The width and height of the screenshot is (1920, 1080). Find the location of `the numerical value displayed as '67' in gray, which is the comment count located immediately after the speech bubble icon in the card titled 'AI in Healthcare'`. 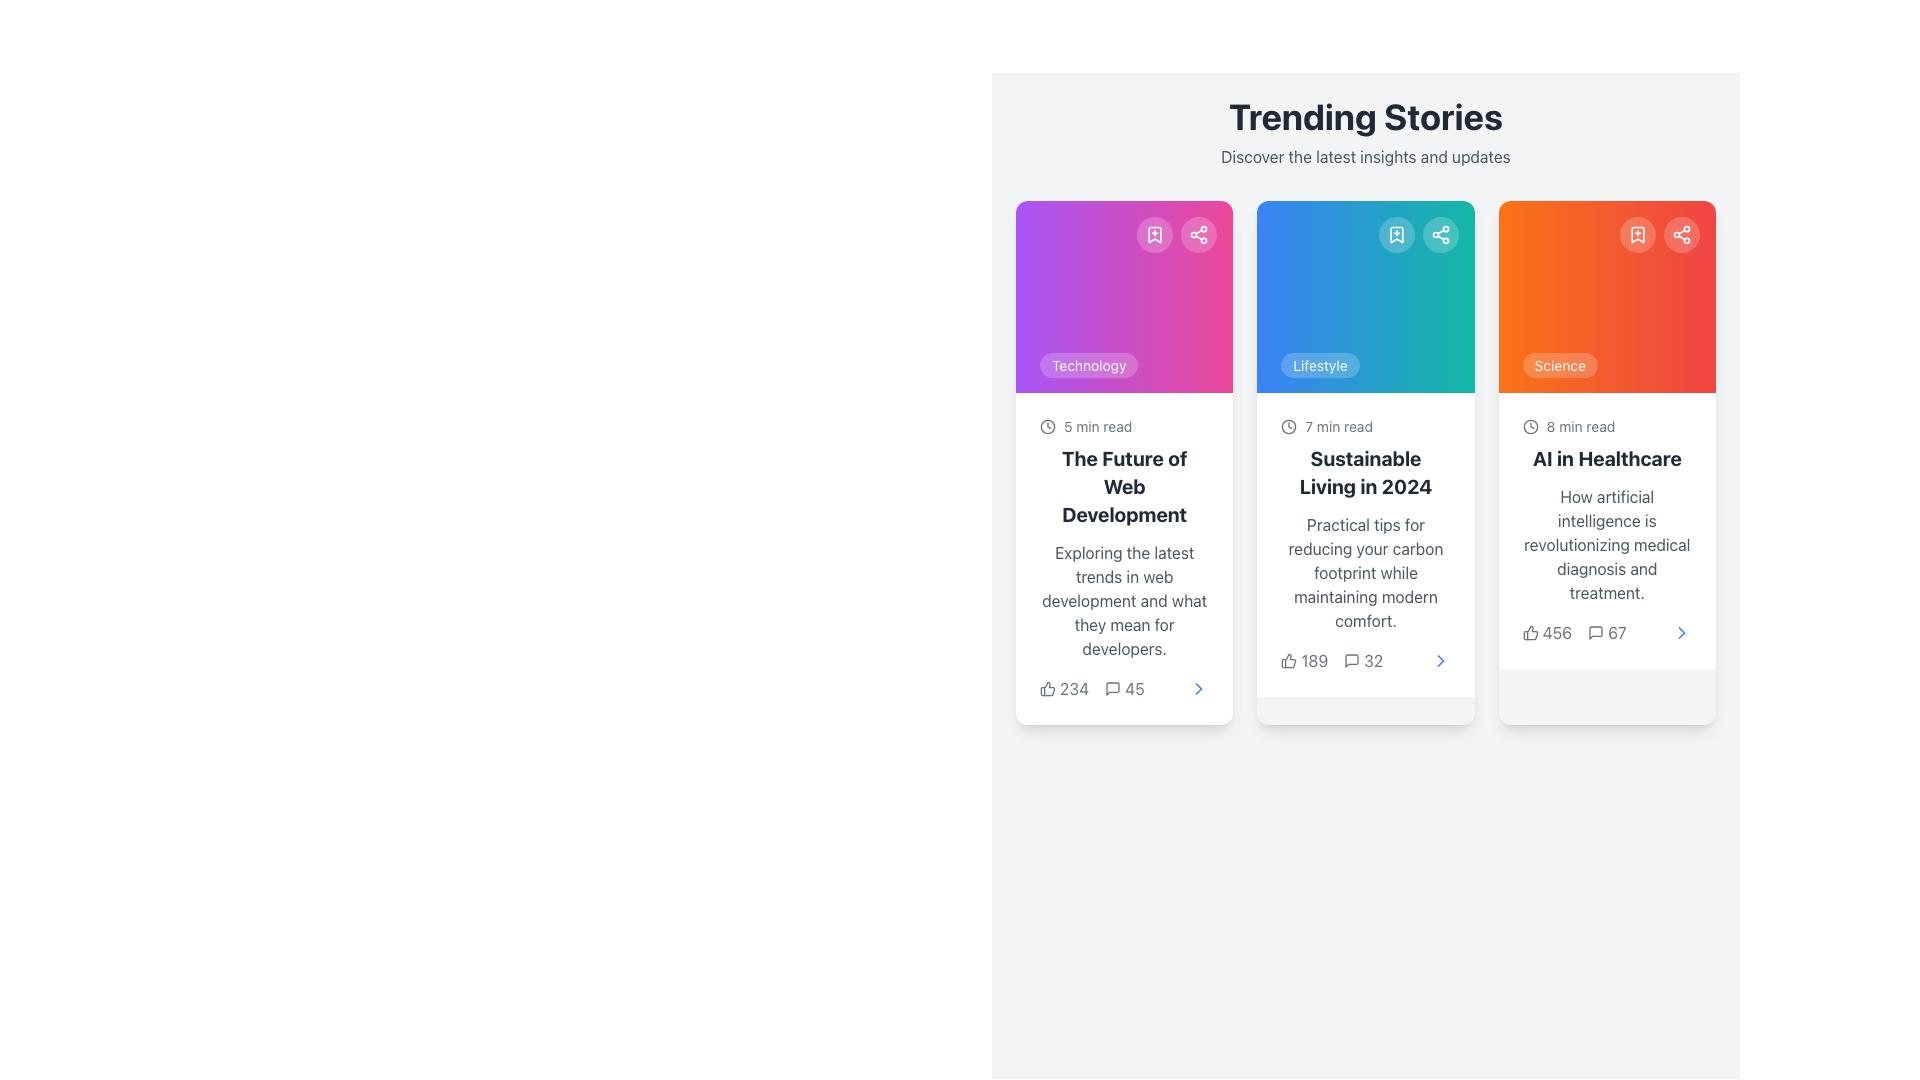

the numerical value displayed as '67' in gray, which is the comment count located immediately after the speech bubble icon in the card titled 'AI in Healthcare' is located at coordinates (1607, 632).